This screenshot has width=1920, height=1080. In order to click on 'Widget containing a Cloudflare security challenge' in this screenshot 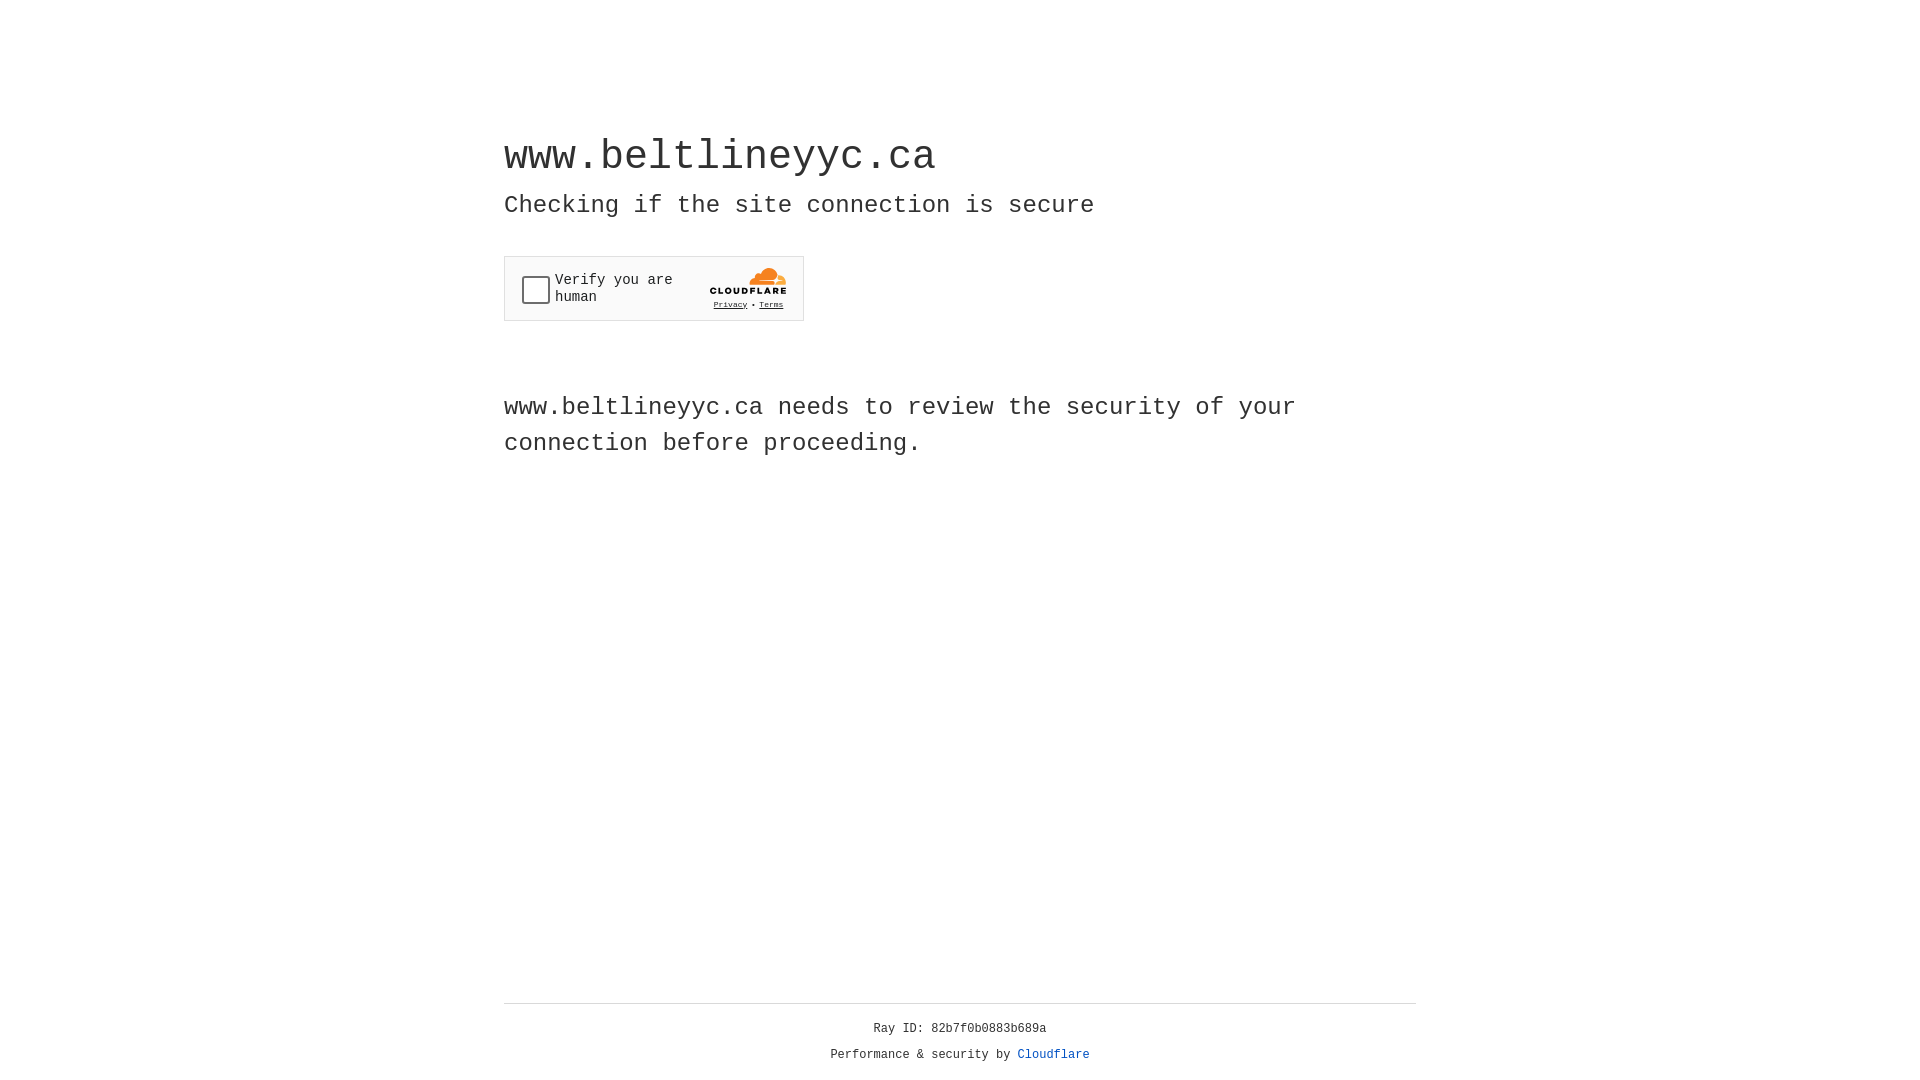, I will do `click(653, 288)`.